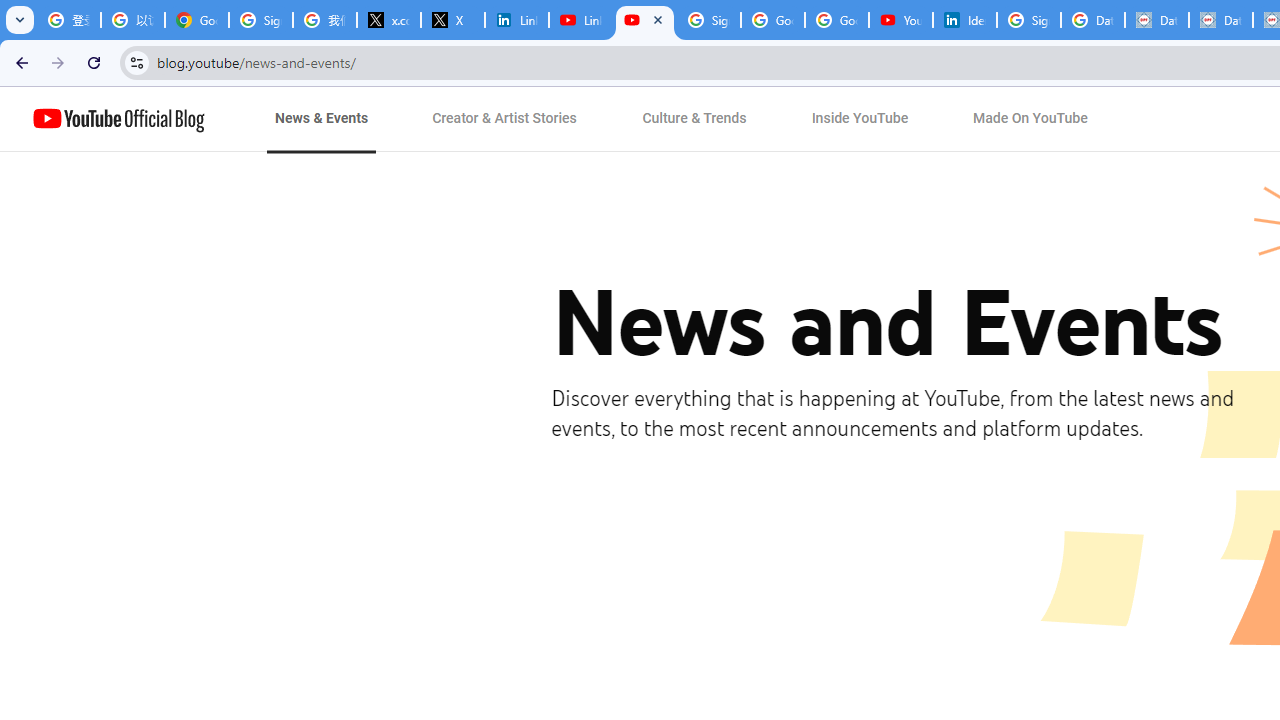 The width and height of the screenshot is (1280, 720). What do you see at coordinates (580, 20) in the screenshot?
I see `'LinkedIn - YouTube'` at bounding box center [580, 20].